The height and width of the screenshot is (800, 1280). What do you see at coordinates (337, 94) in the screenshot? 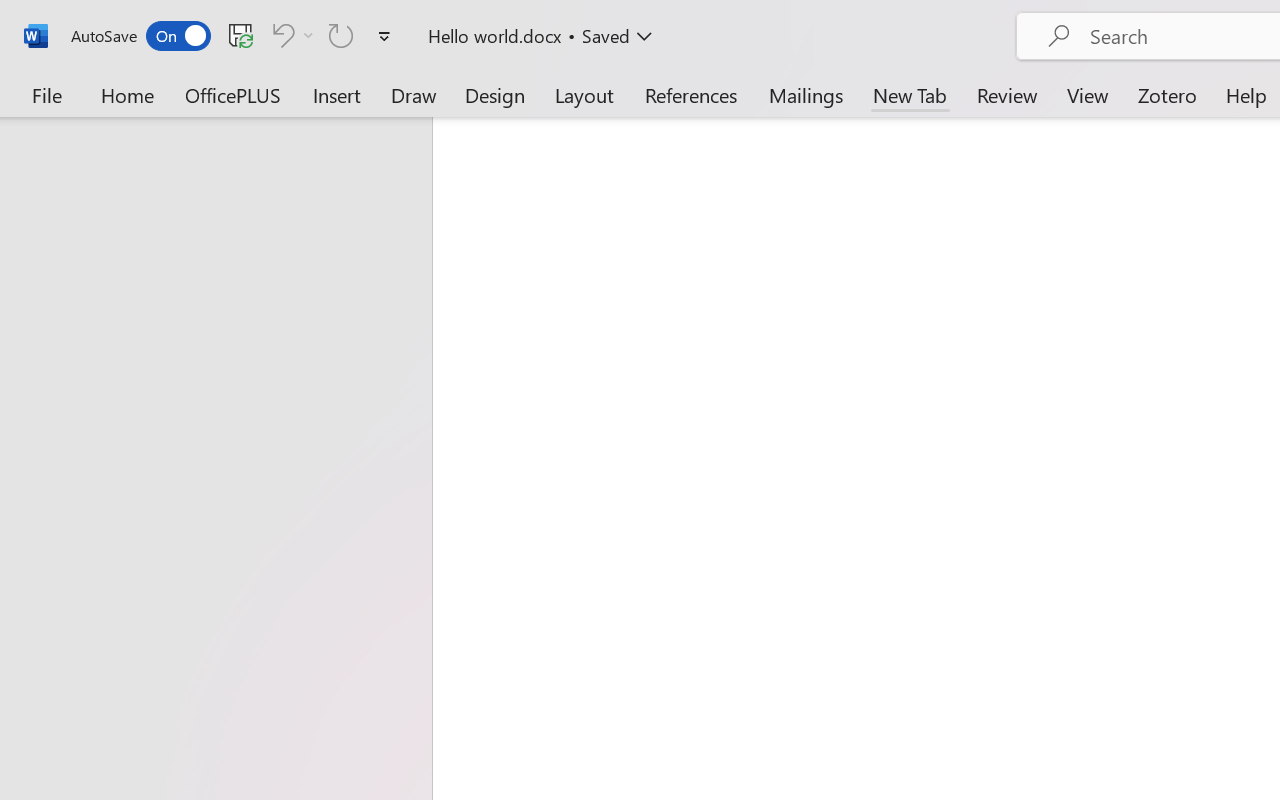
I see `'Insert'` at bounding box center [337, 94].